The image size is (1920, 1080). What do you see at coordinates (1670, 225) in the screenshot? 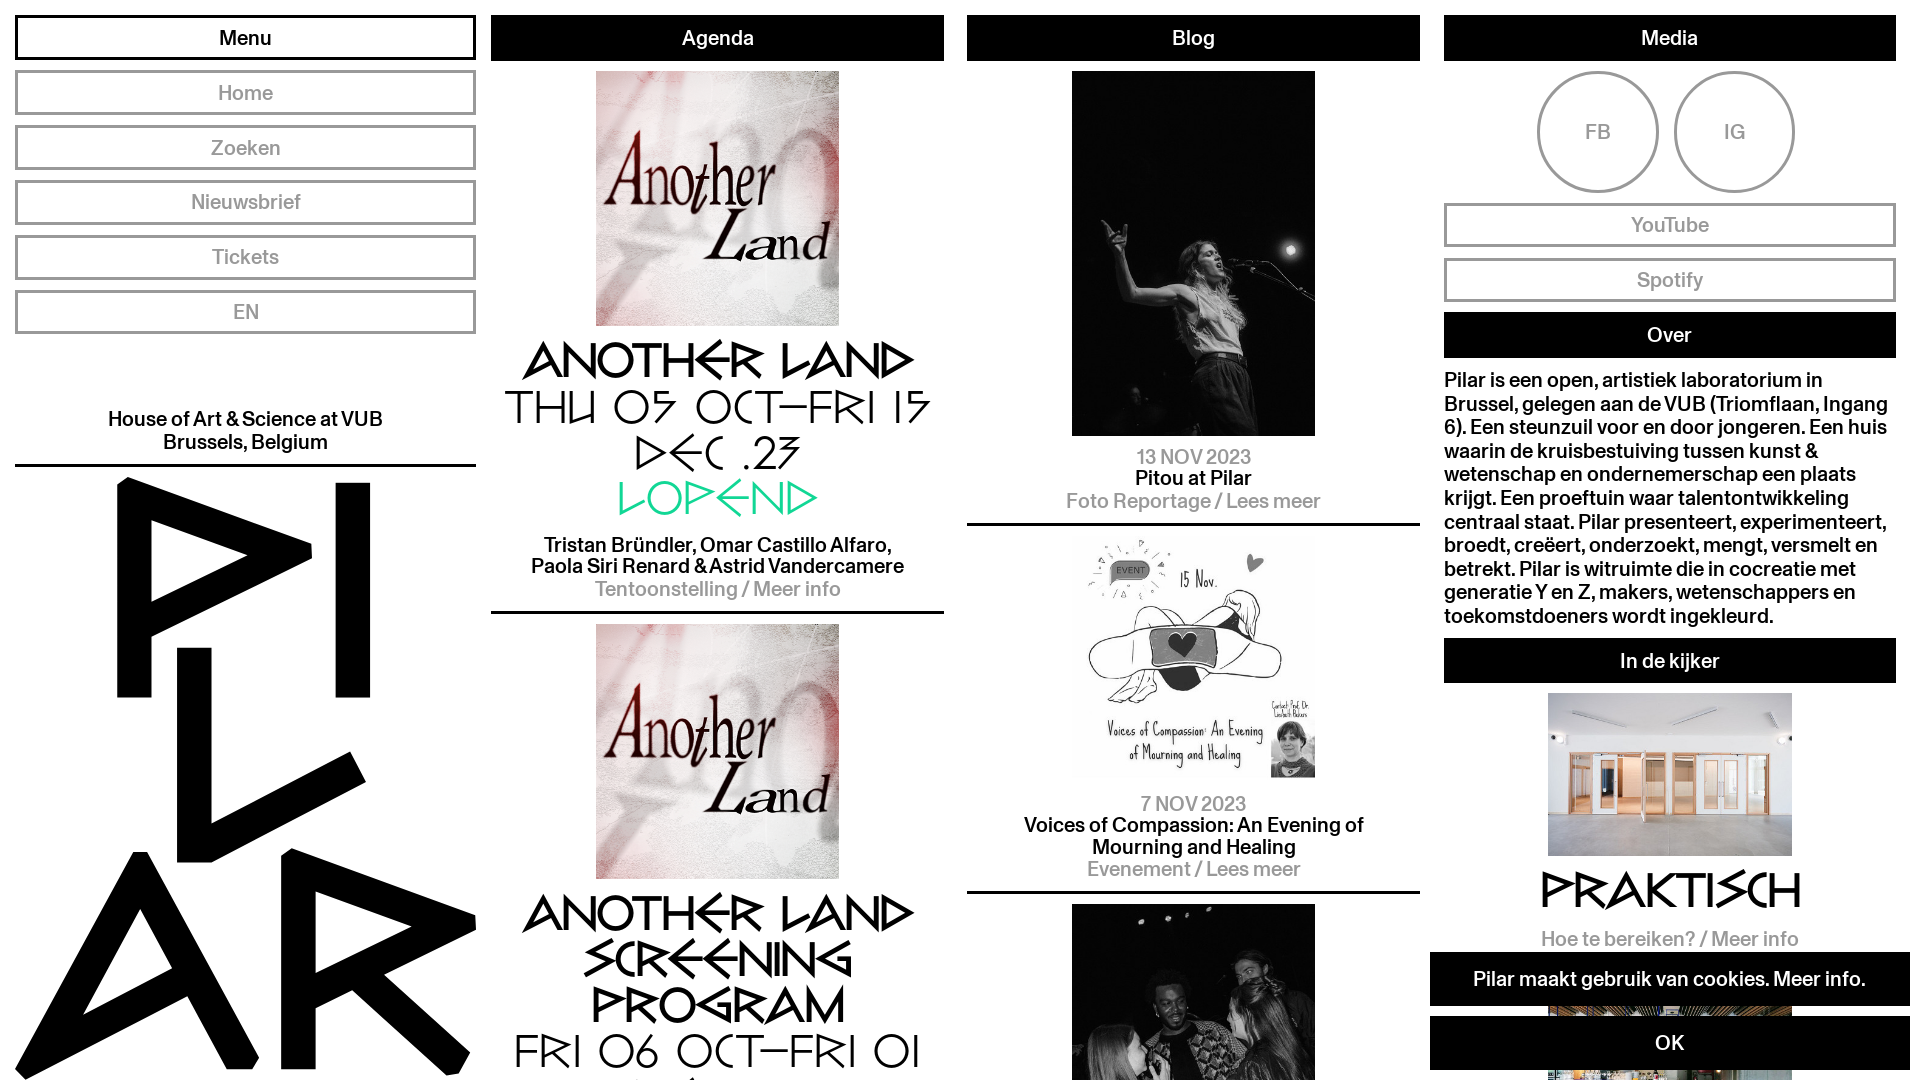
I see `'YouTube'` at bounding box center [1670, 225].